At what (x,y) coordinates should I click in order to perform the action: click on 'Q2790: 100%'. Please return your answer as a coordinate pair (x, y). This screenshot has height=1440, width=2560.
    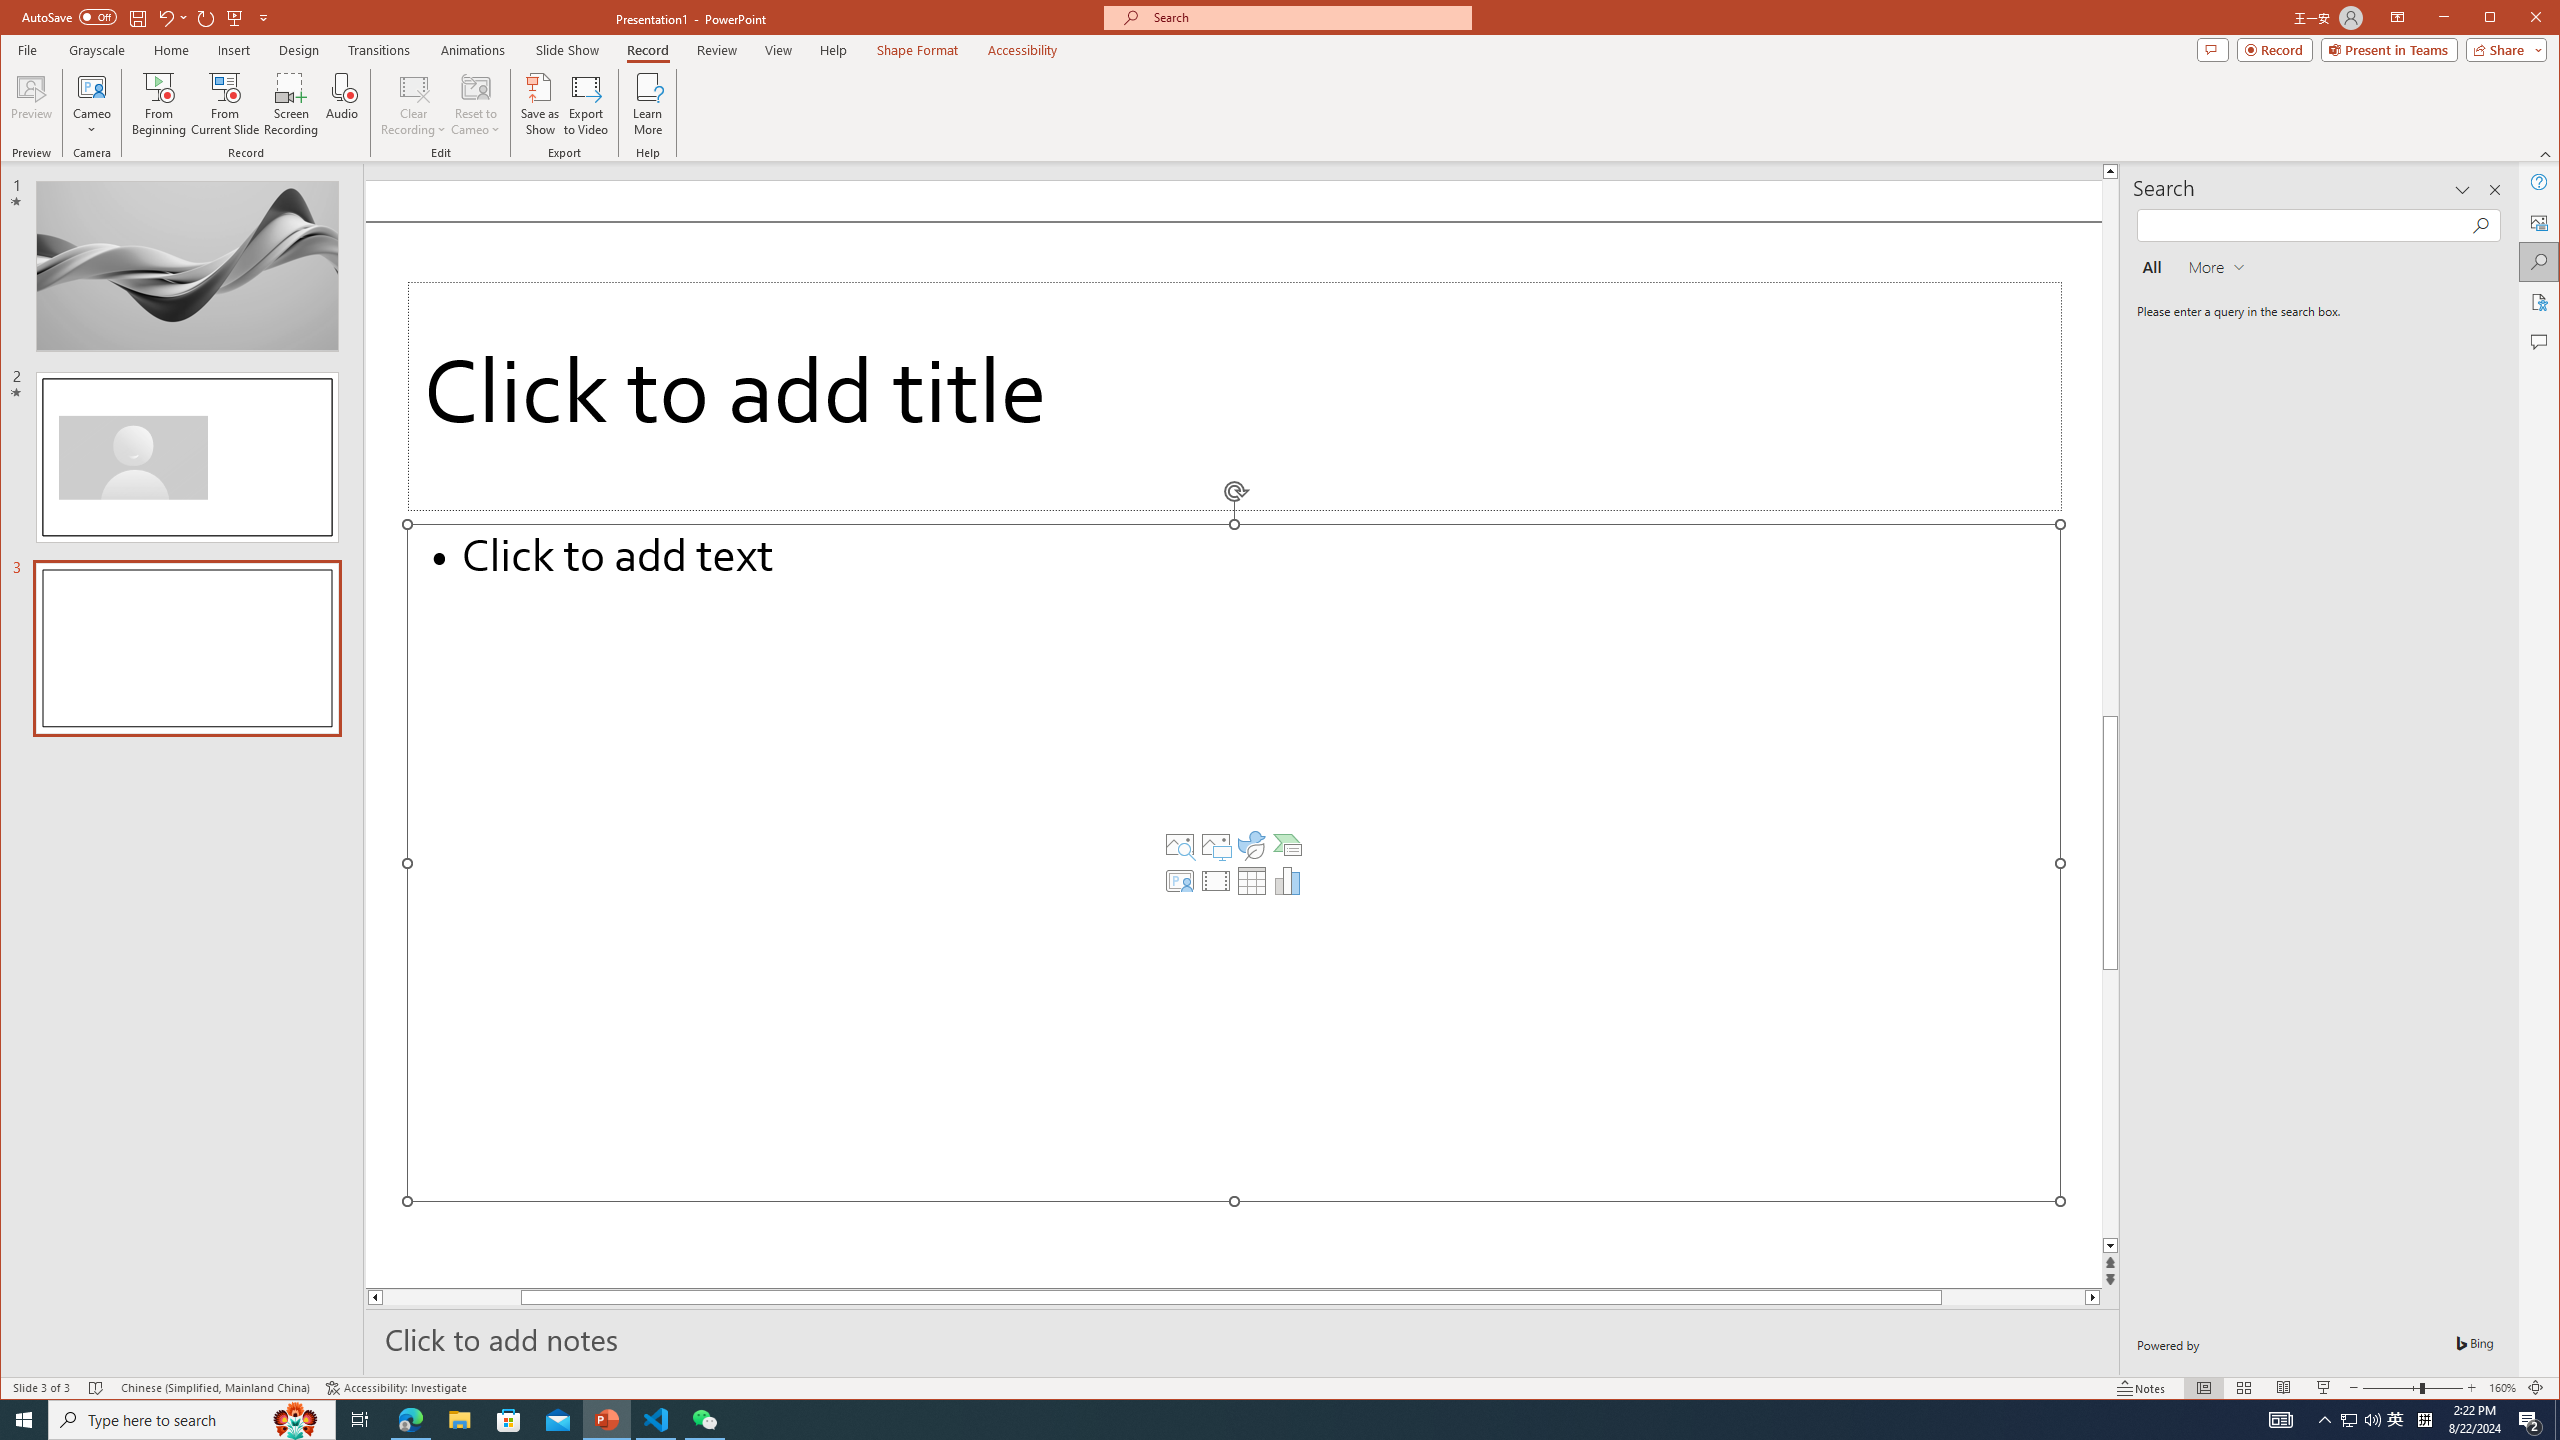
    Looking at the image, I should click on (2372, 1418).